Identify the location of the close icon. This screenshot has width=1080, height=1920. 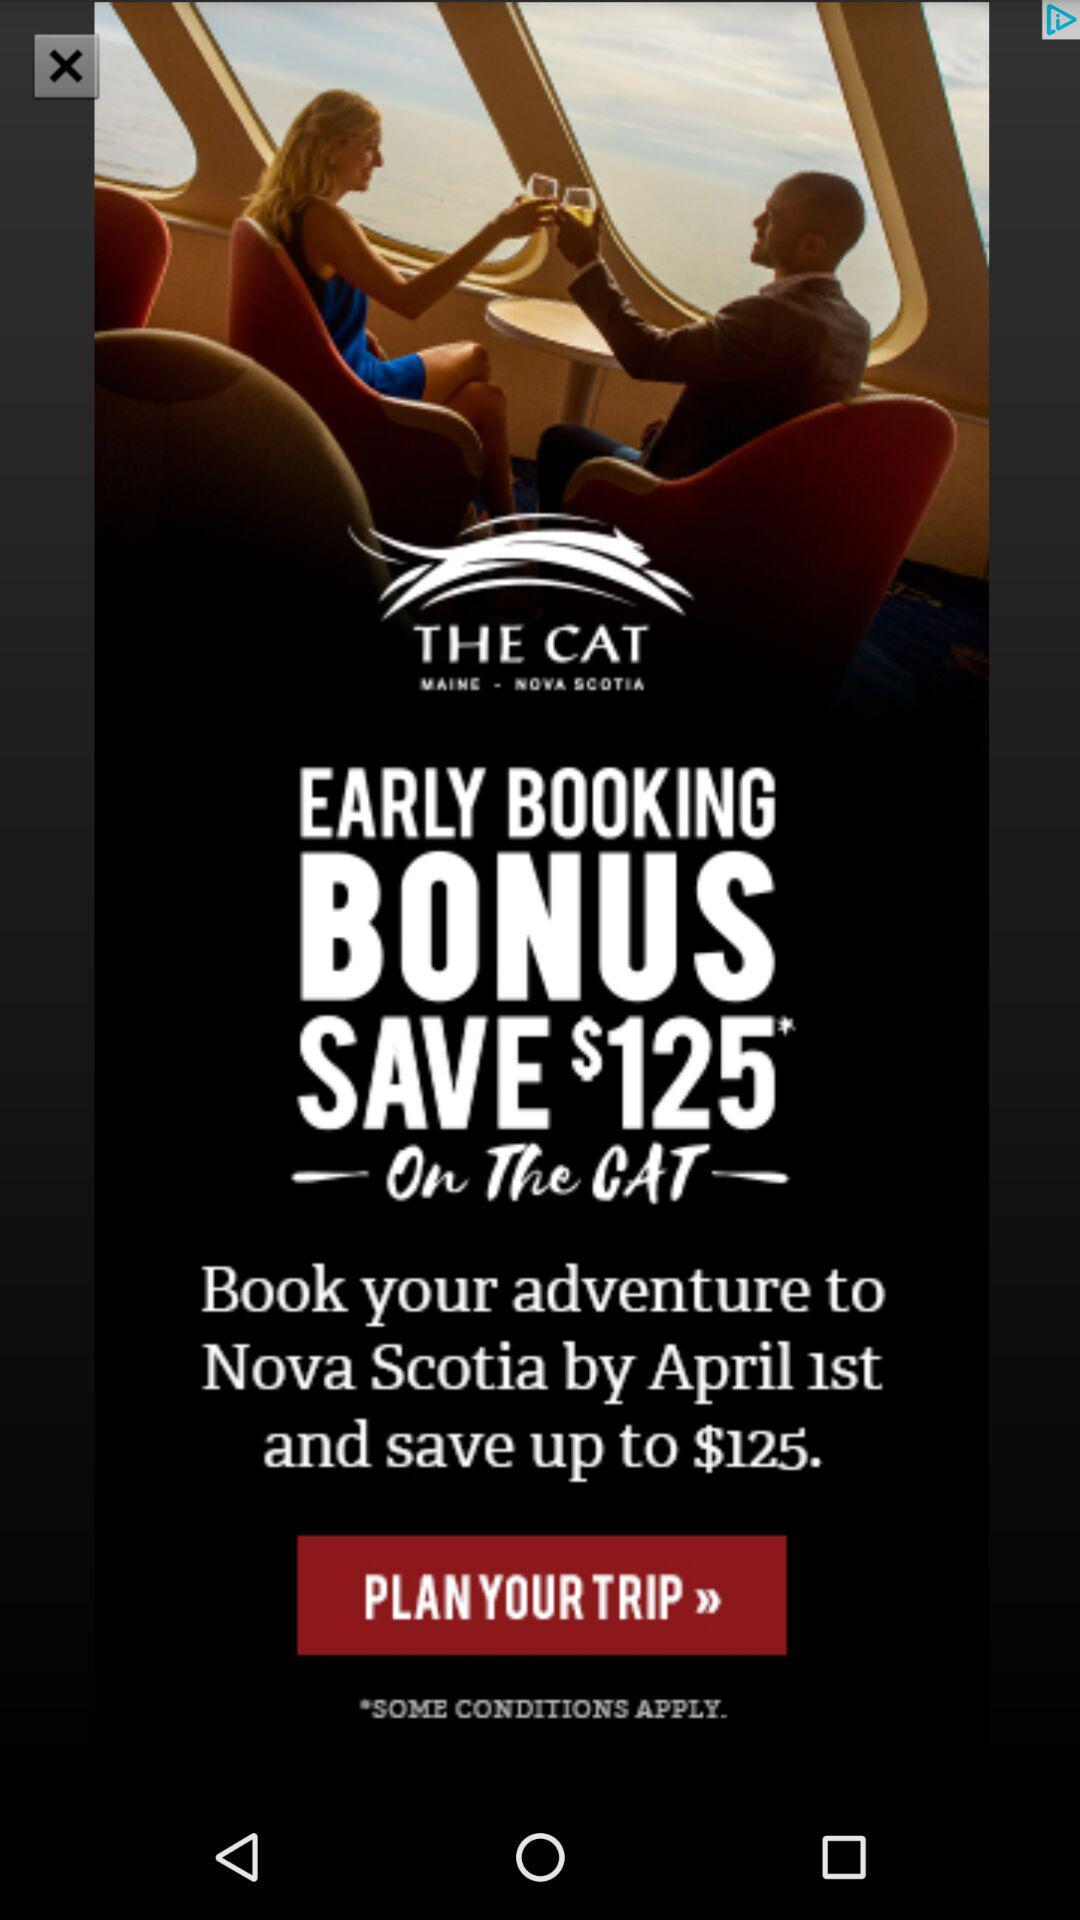
(64, 70).